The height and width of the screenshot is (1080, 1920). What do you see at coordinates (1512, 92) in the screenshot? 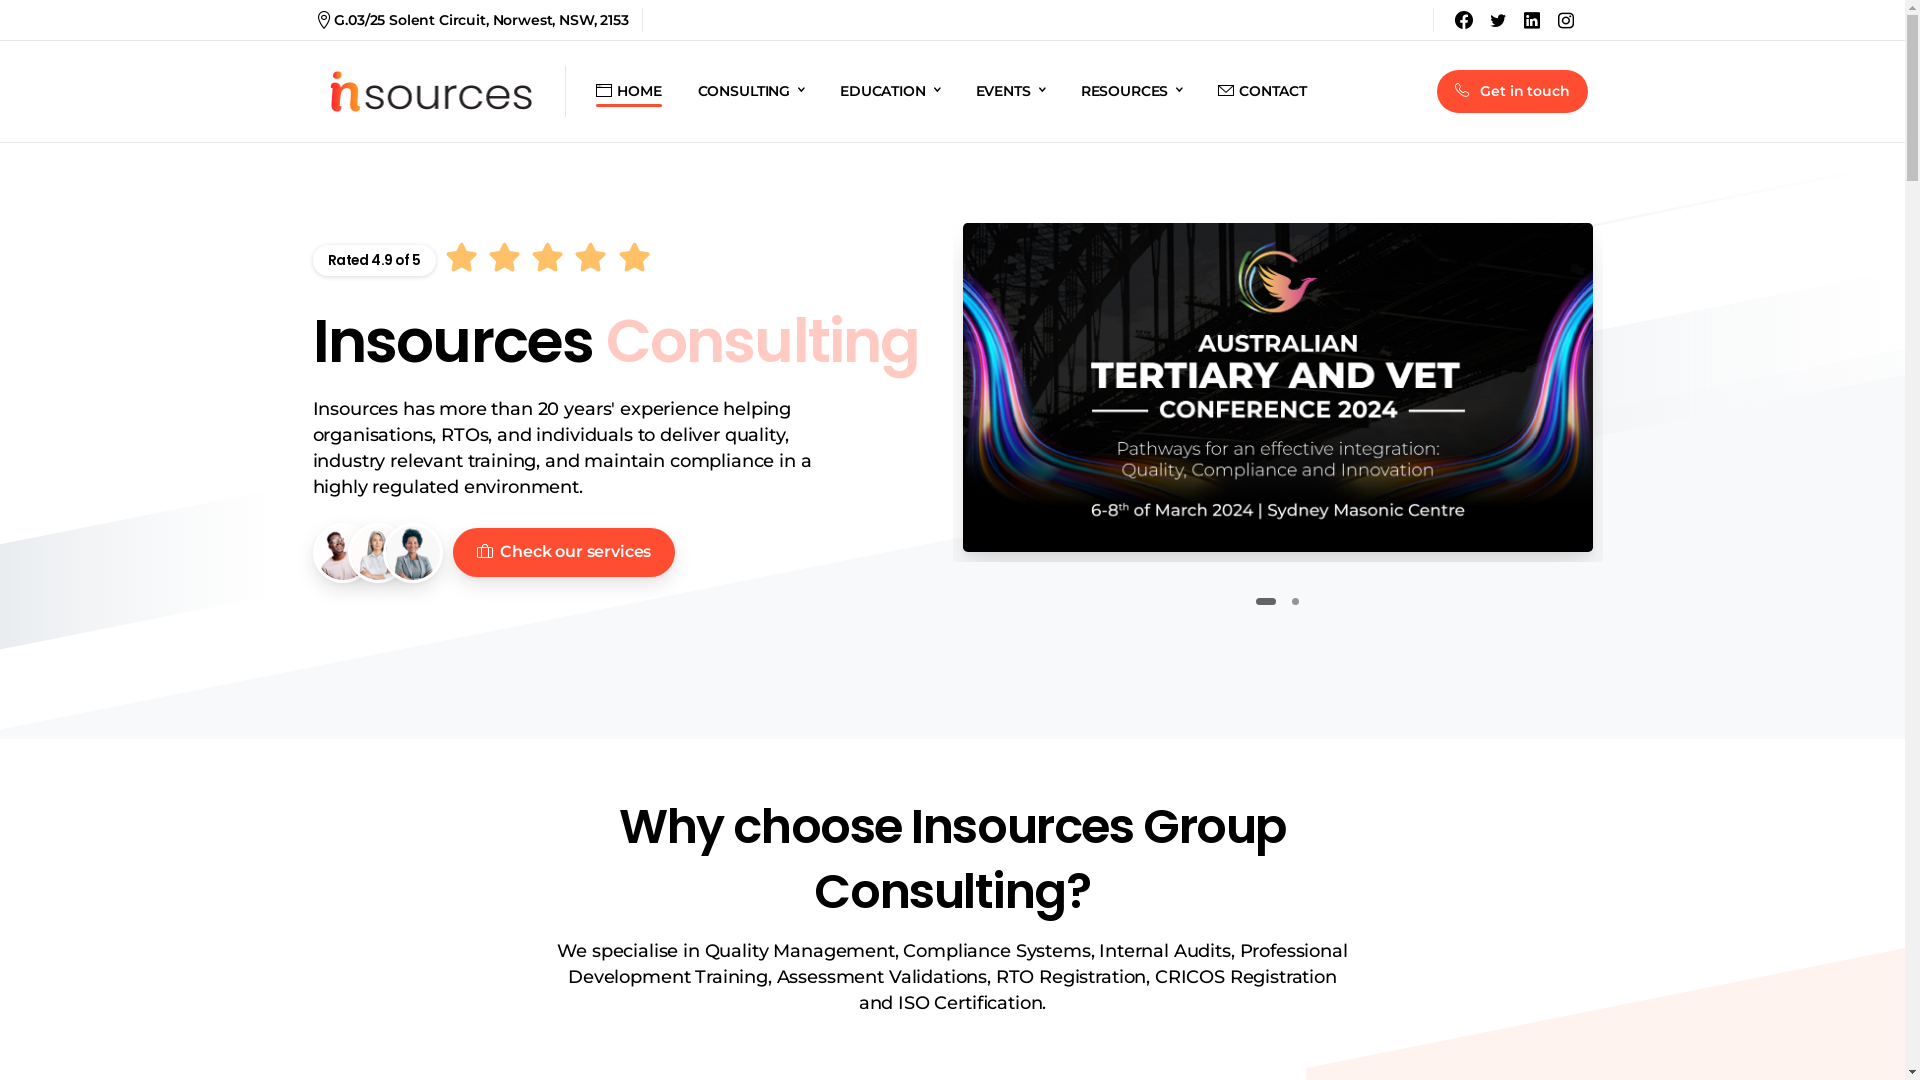
I see `'Get in touch'` at bounding box center [1512, 92].